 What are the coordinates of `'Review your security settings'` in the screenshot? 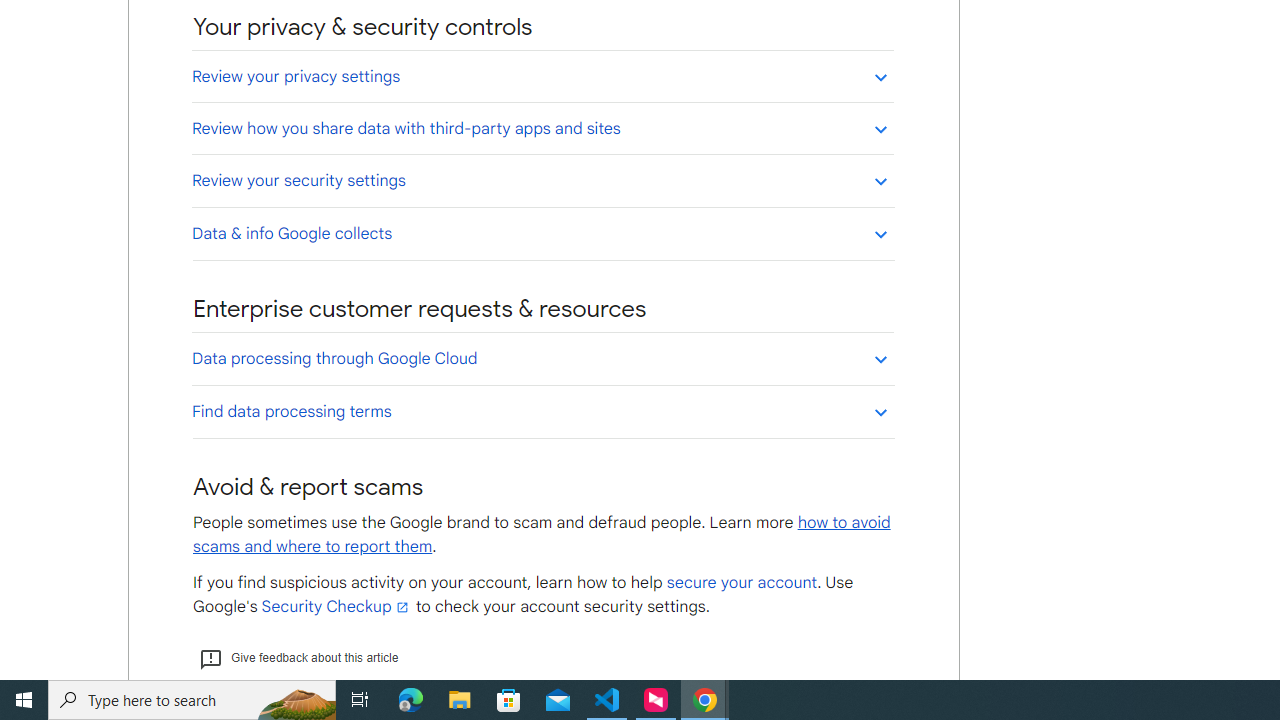 It's located at (542, 180).